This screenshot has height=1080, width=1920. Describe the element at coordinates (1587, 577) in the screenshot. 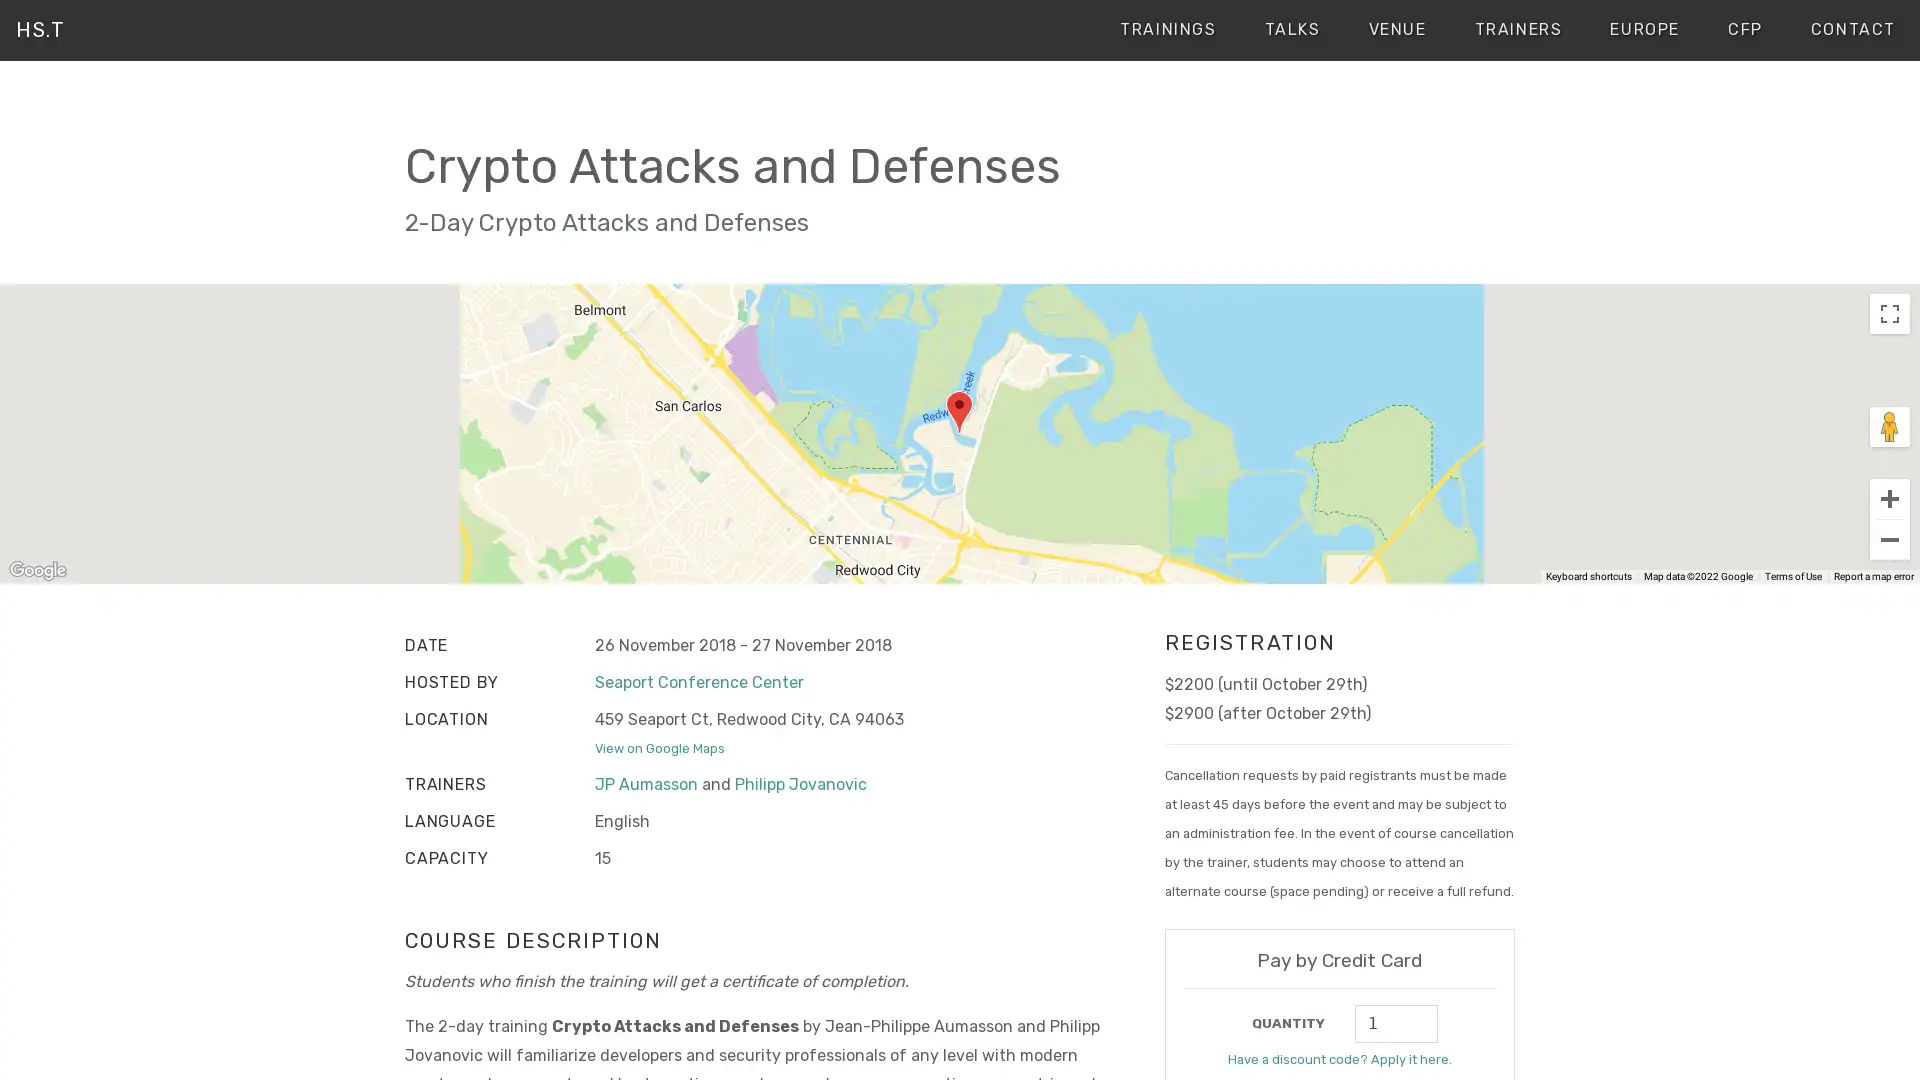

I see `Keyboard shortcuts` at that location.